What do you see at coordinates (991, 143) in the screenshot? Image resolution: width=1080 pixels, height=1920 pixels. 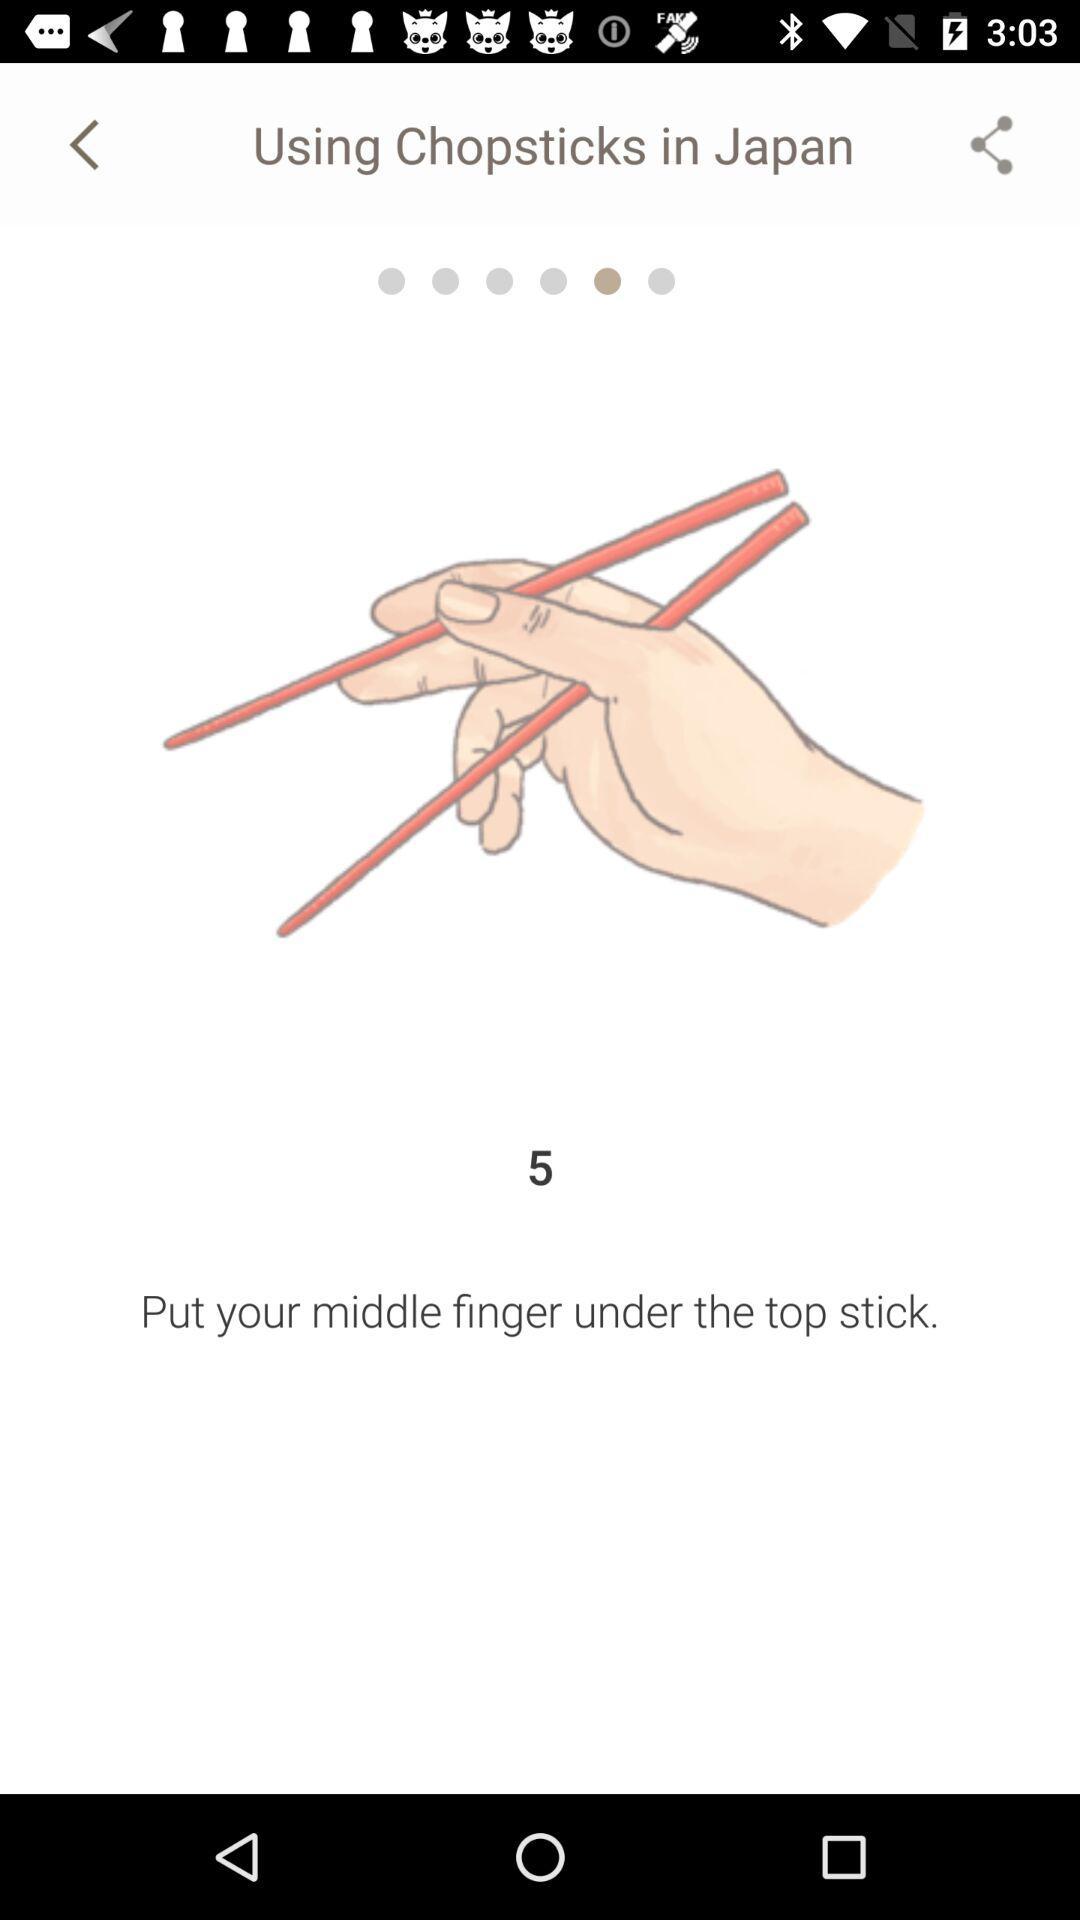 I see `the share icon` at bounding box center [991, 143].